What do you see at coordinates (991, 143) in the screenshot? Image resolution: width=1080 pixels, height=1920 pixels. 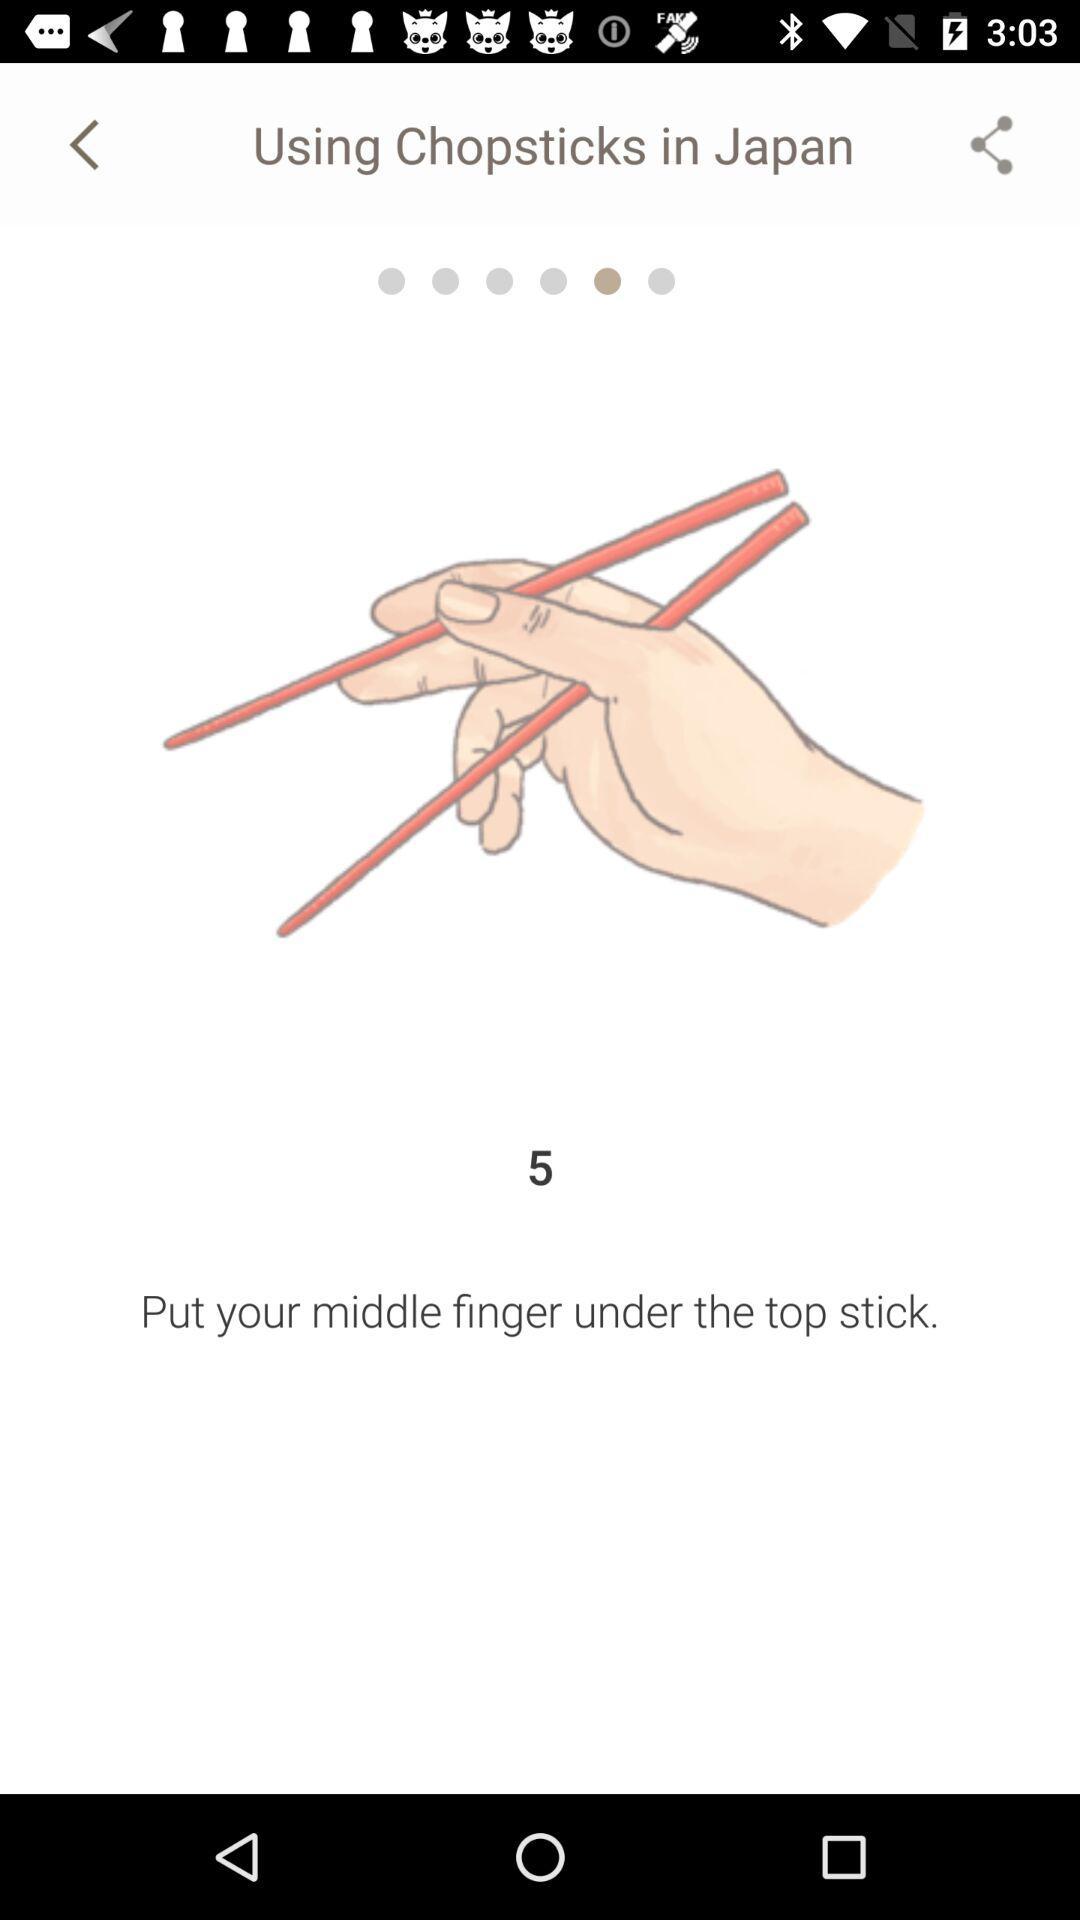 I see `the share icon` at bounding box center [991, 143].